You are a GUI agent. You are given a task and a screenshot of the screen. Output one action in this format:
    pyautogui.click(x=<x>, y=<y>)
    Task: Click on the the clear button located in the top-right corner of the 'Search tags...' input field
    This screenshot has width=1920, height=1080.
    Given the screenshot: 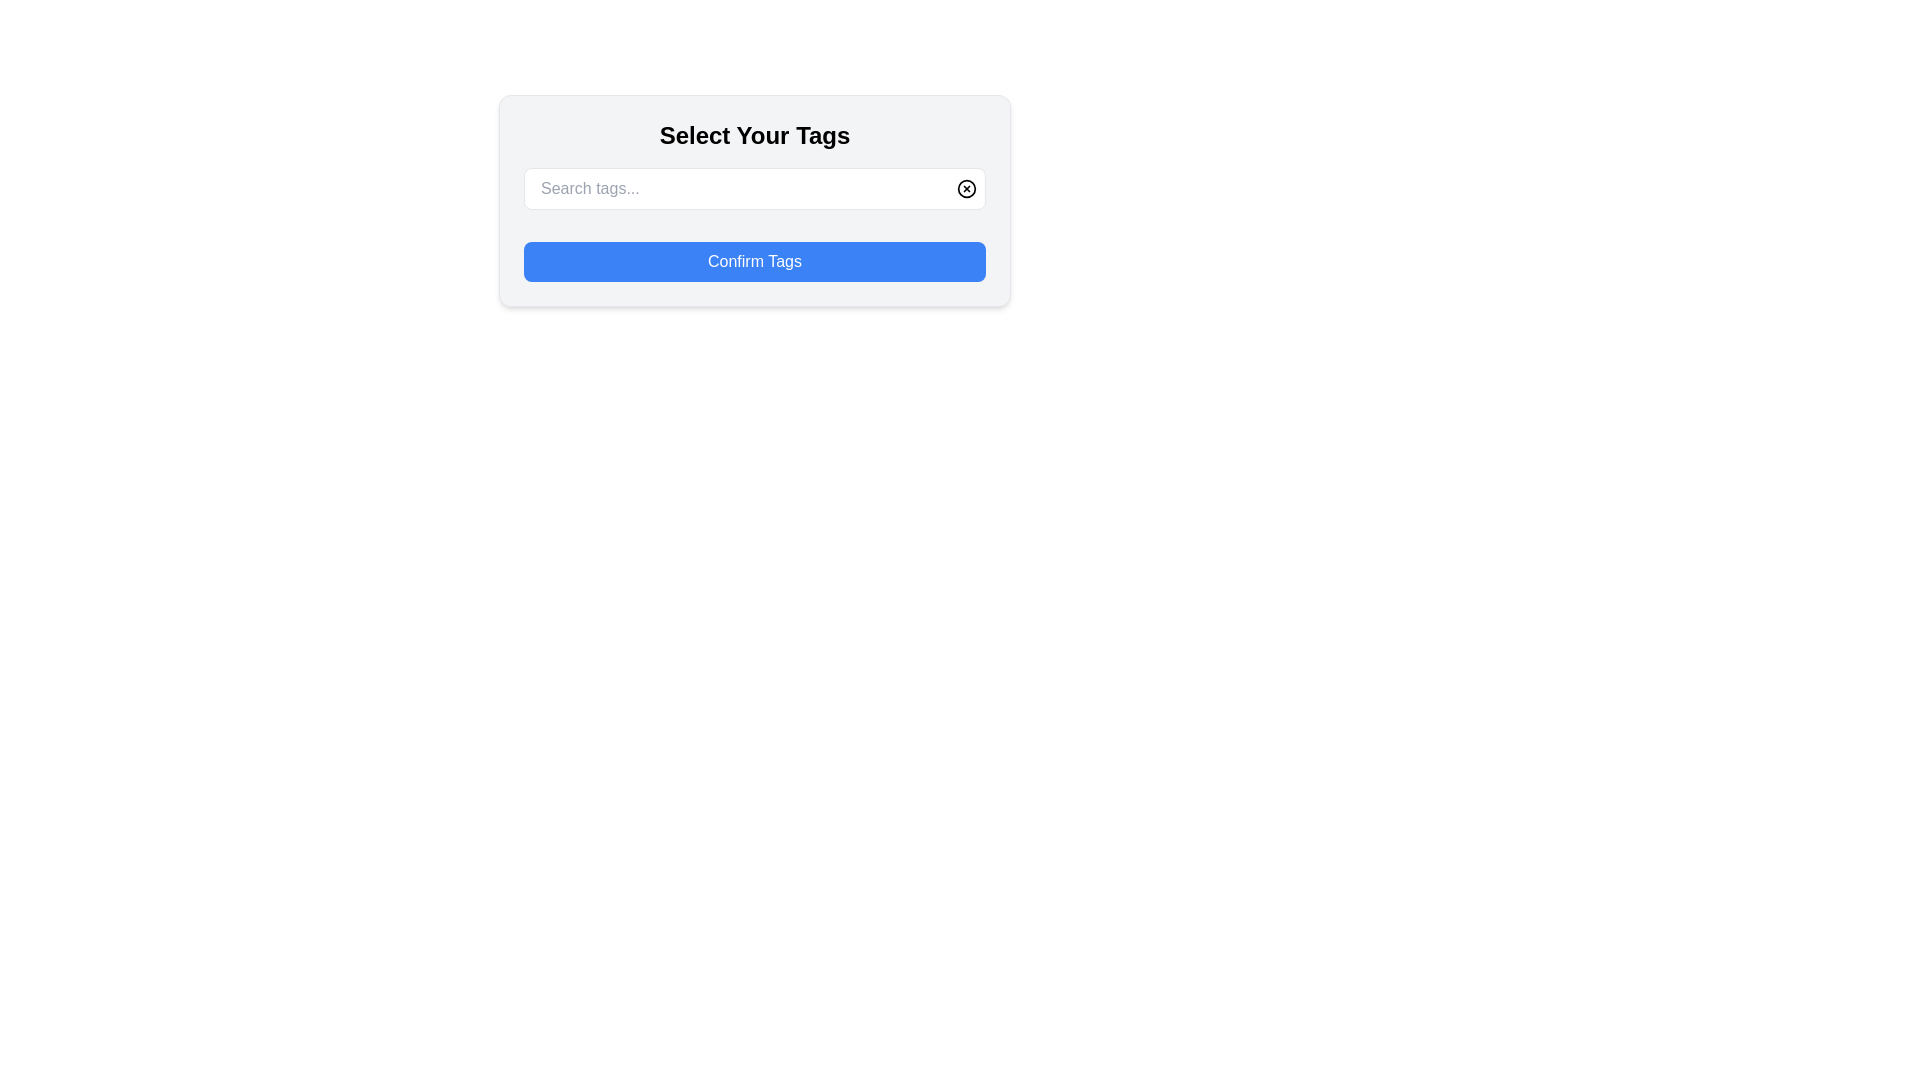 What is the action you would take?
    pyautogui.click(x=966, y=189)
    